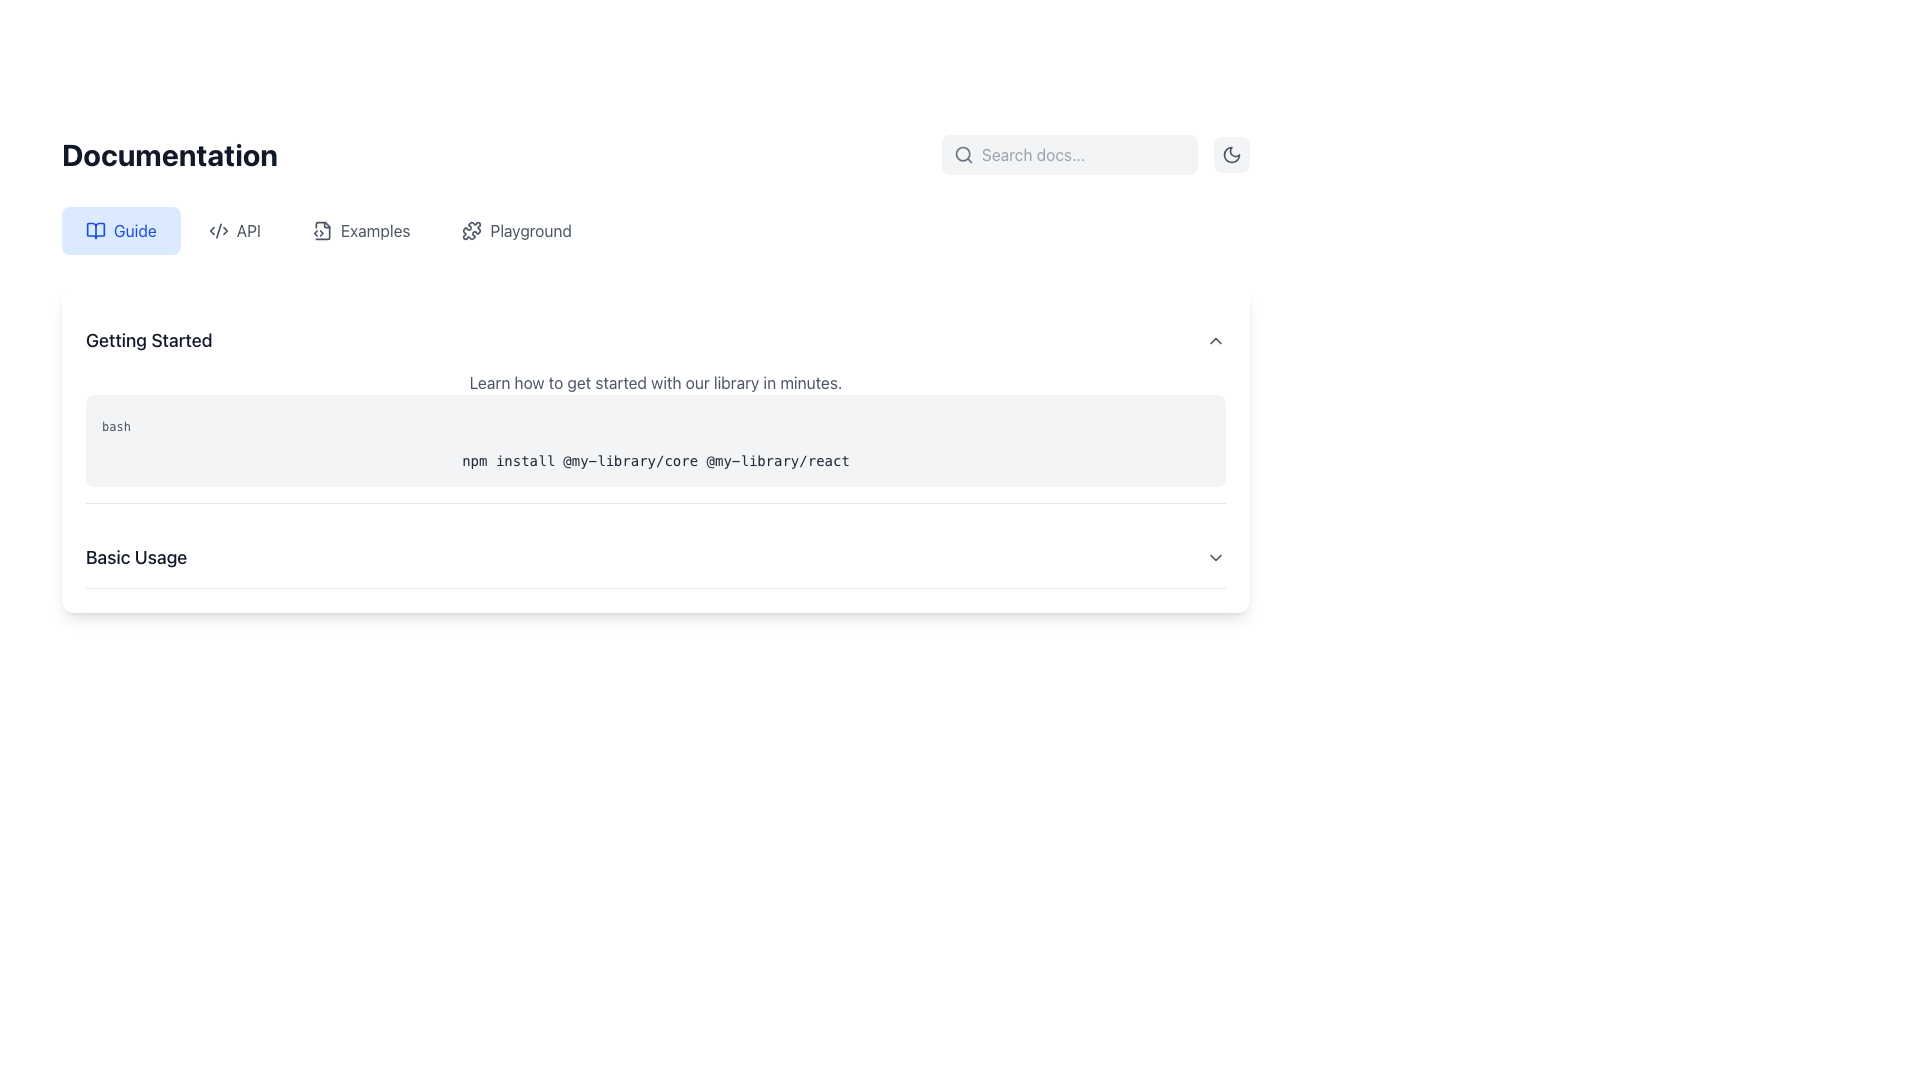 The height and width of the screenshot is (1080, 1920). What do you see at coordinates (1214, 558) in the screenshot?
I see `the small downward-pointing chevron icon located on the far right side of the 'Basic Usage' bar` at bounding box center [1214, 558].